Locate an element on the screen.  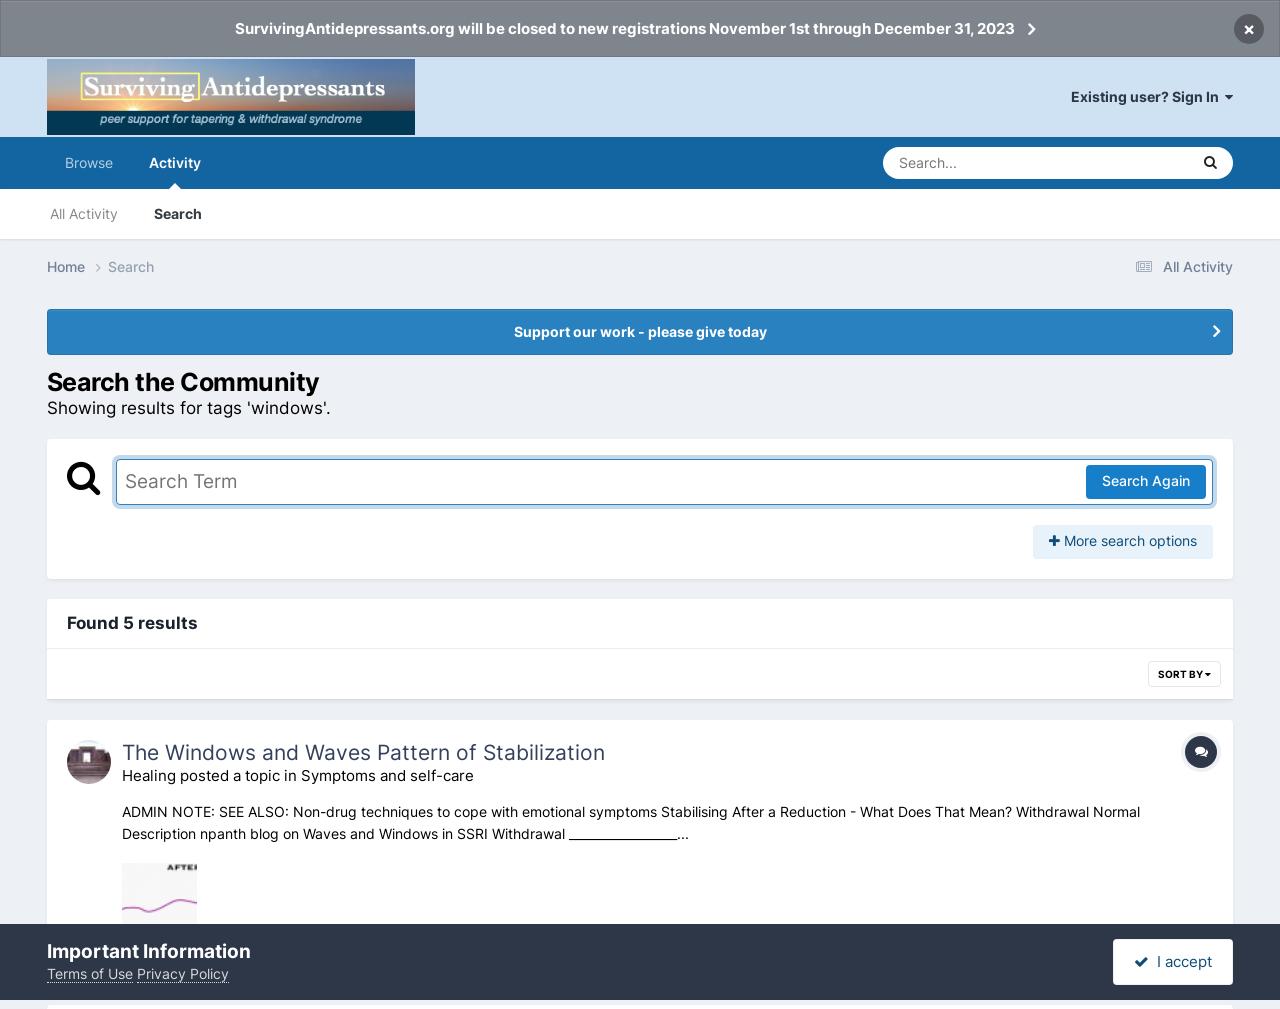
'Search the Community' is located at coordinates (183, 381).